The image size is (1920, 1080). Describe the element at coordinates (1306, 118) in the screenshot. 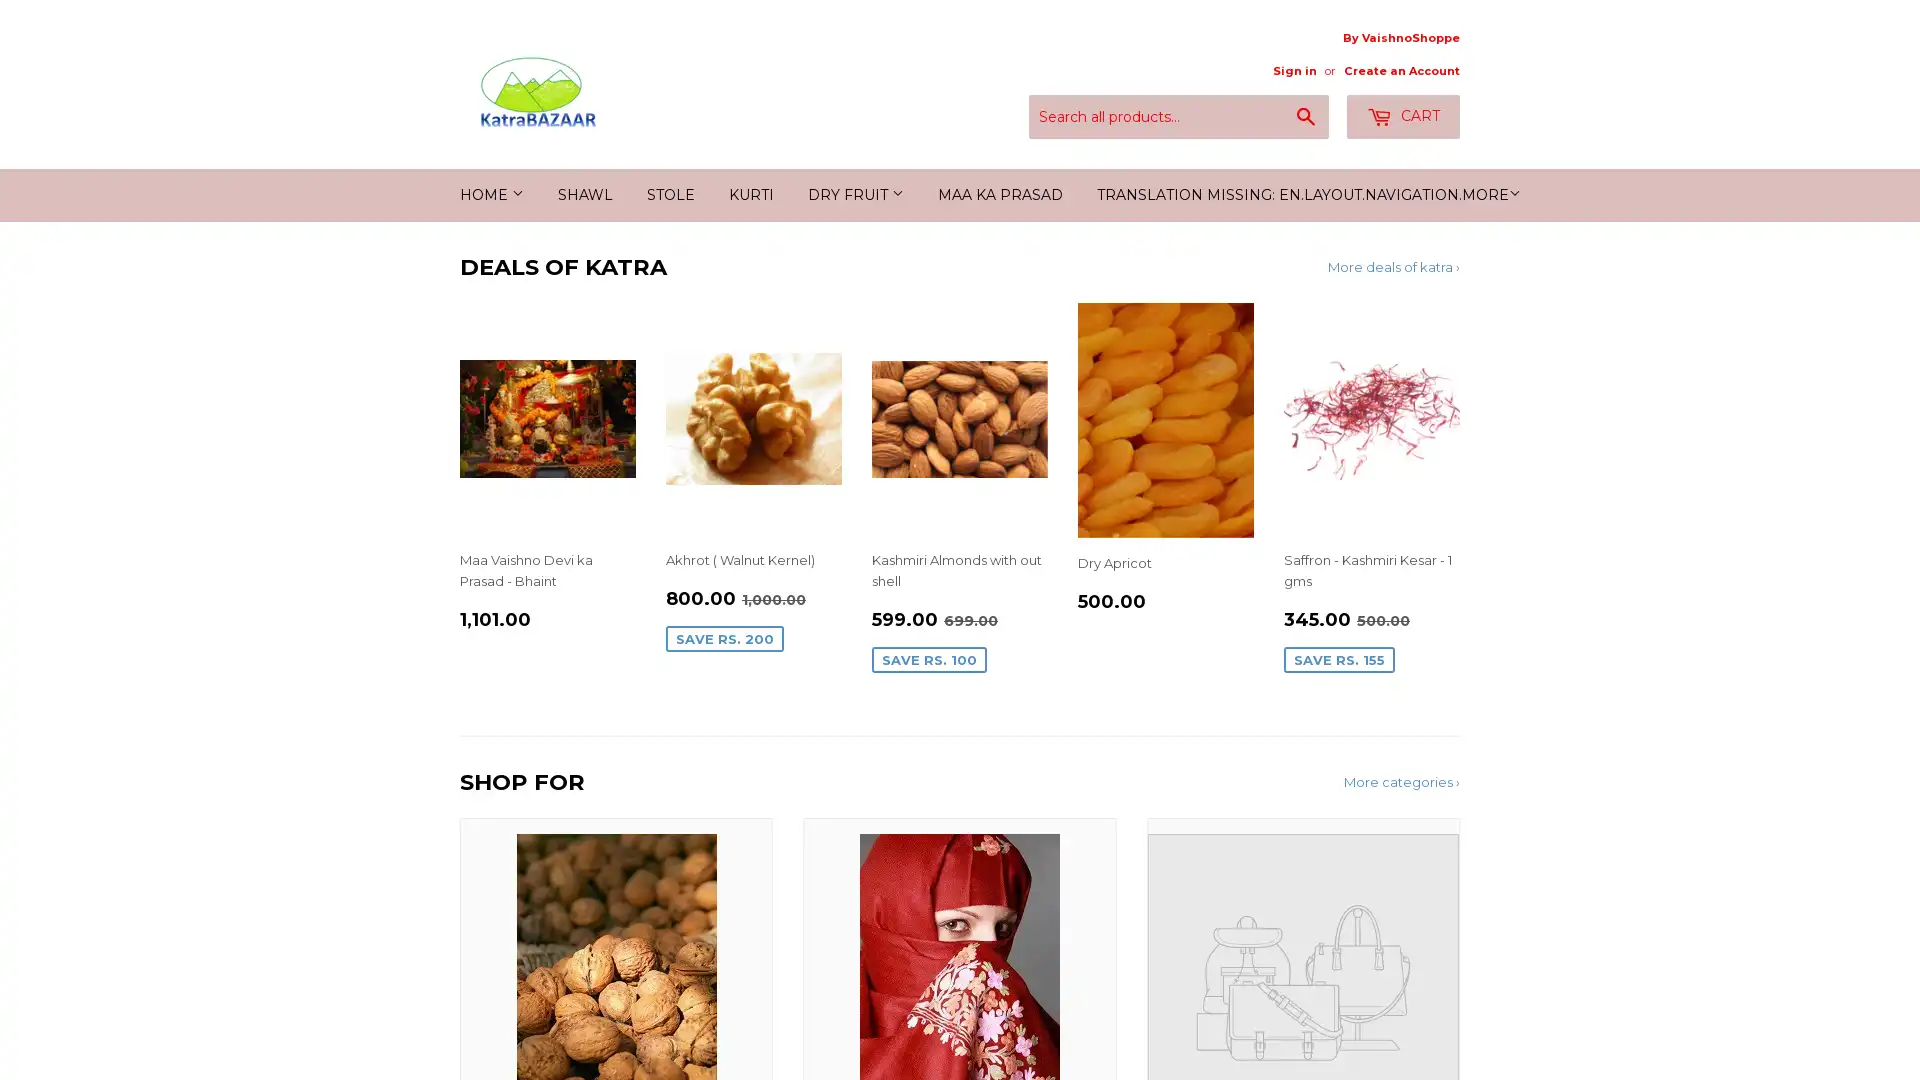

I see `Search` at that location.